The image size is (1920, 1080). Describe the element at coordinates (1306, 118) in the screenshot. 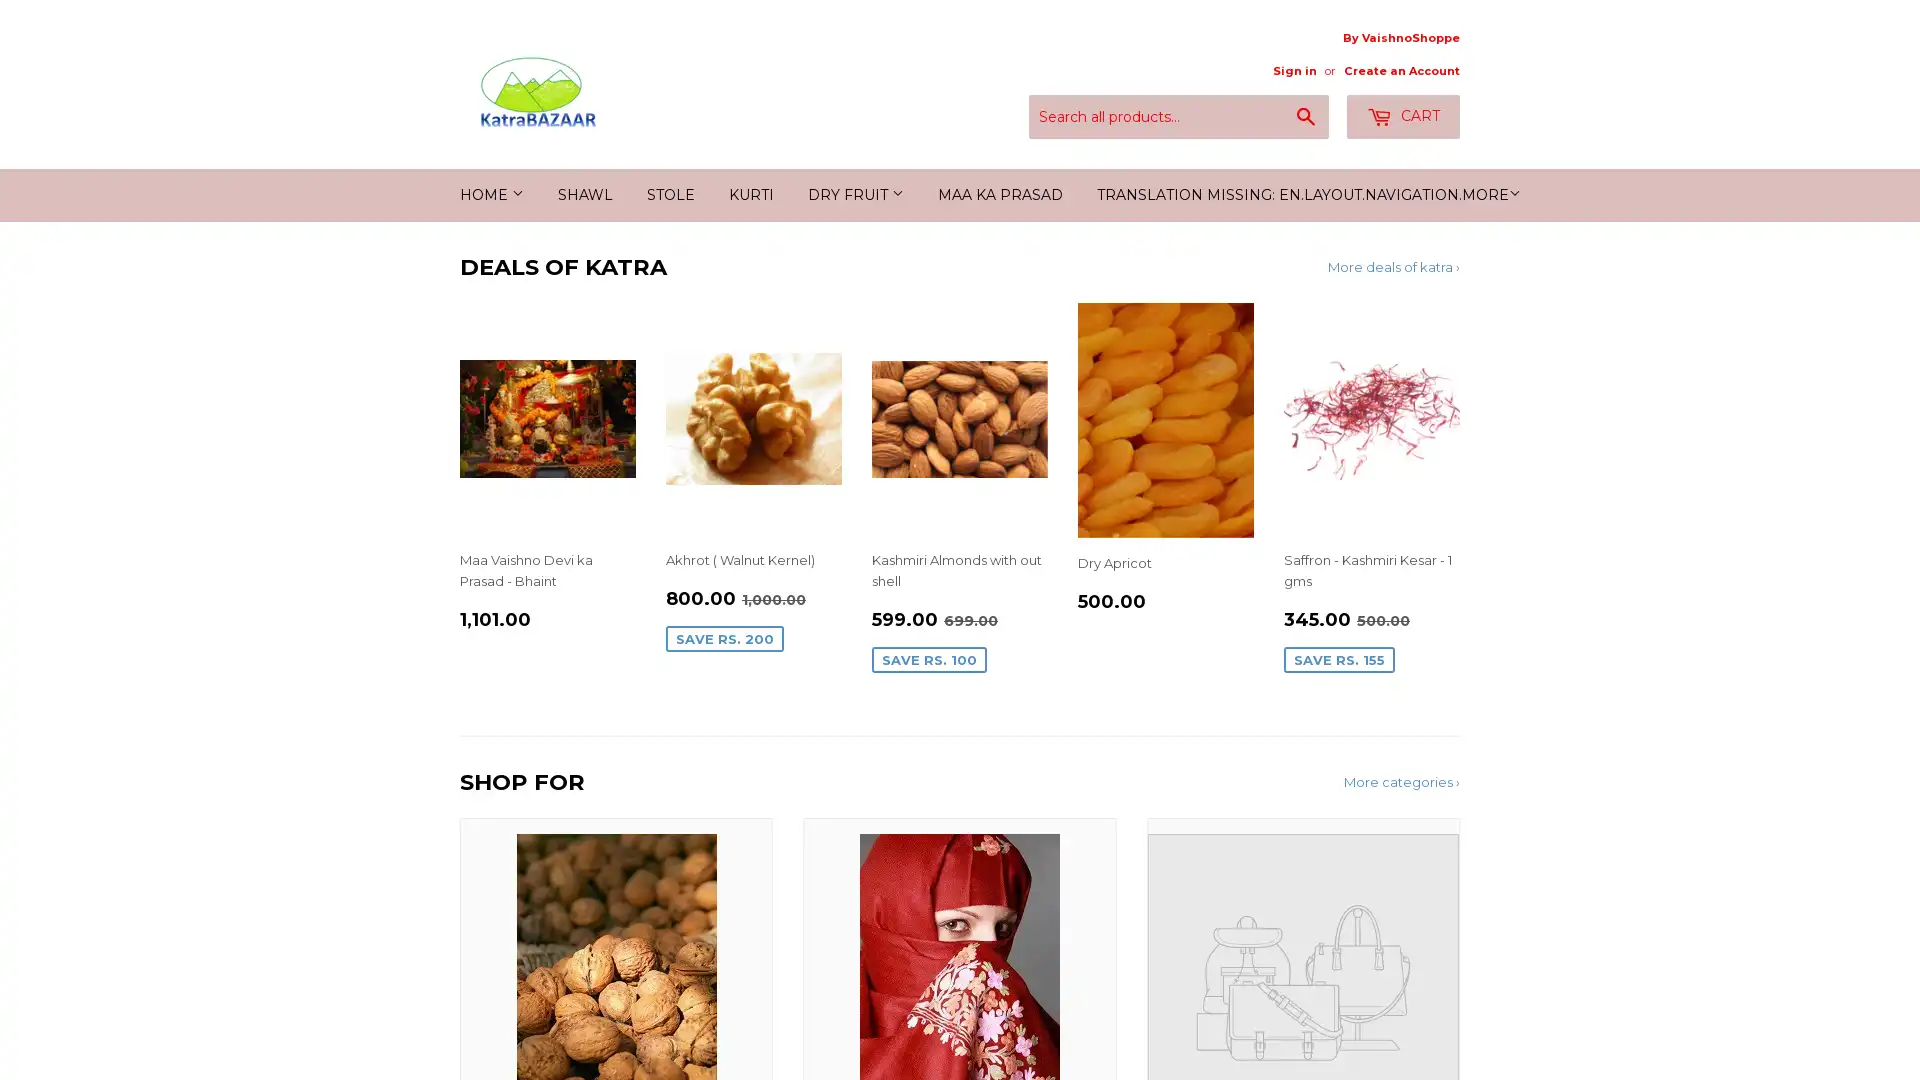

I see `Search` at that location.